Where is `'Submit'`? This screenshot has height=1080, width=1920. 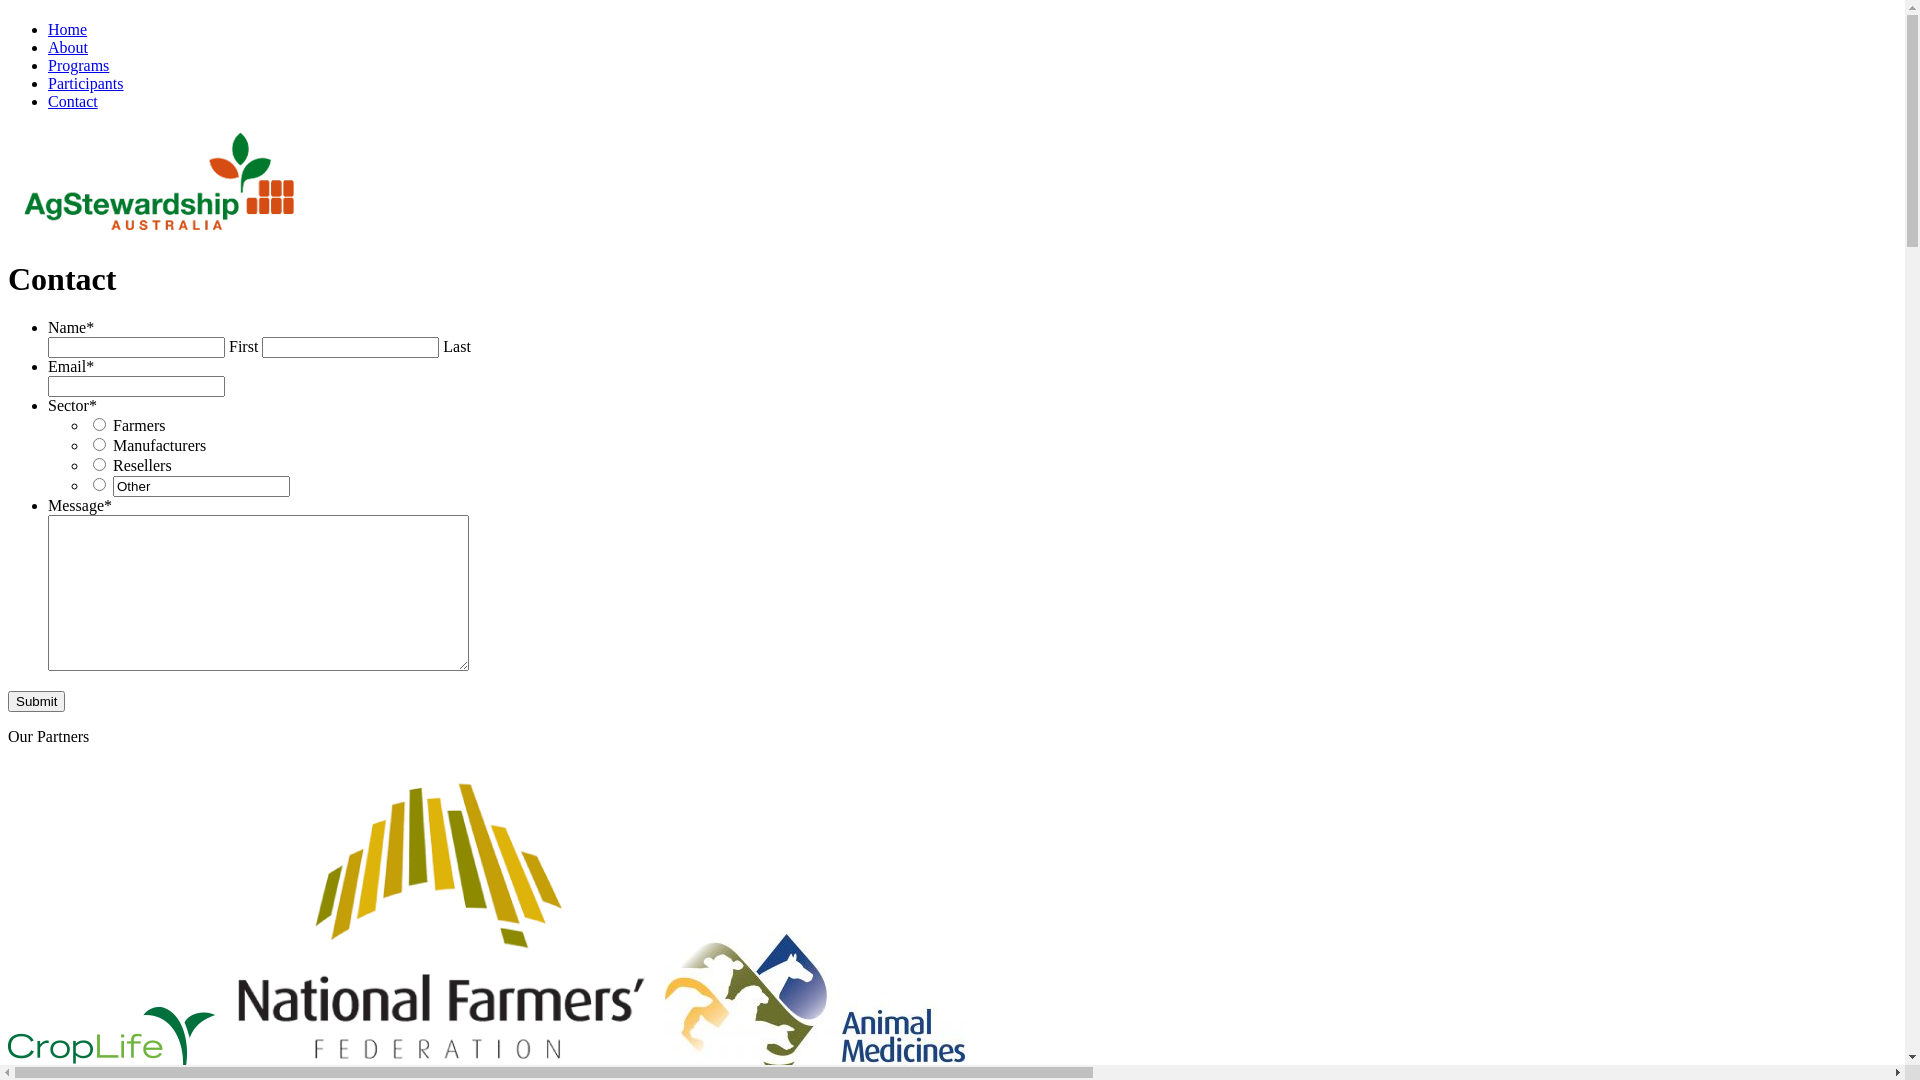
'Submit' is located at coordinates (36, 700).